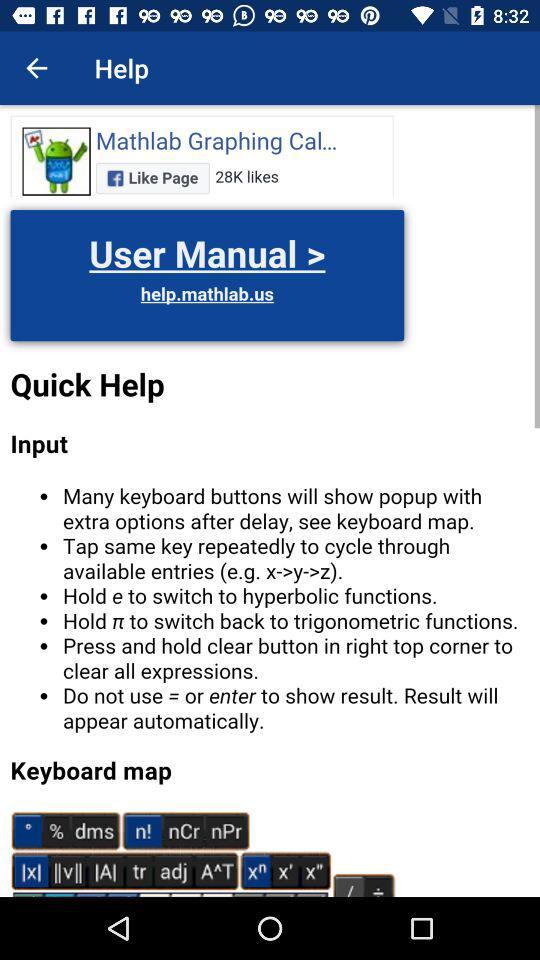 The height and width of the screenshot is (960, 540). Describe the element at coordinates (270, 500) in the screenshot. I see `description` at that location.